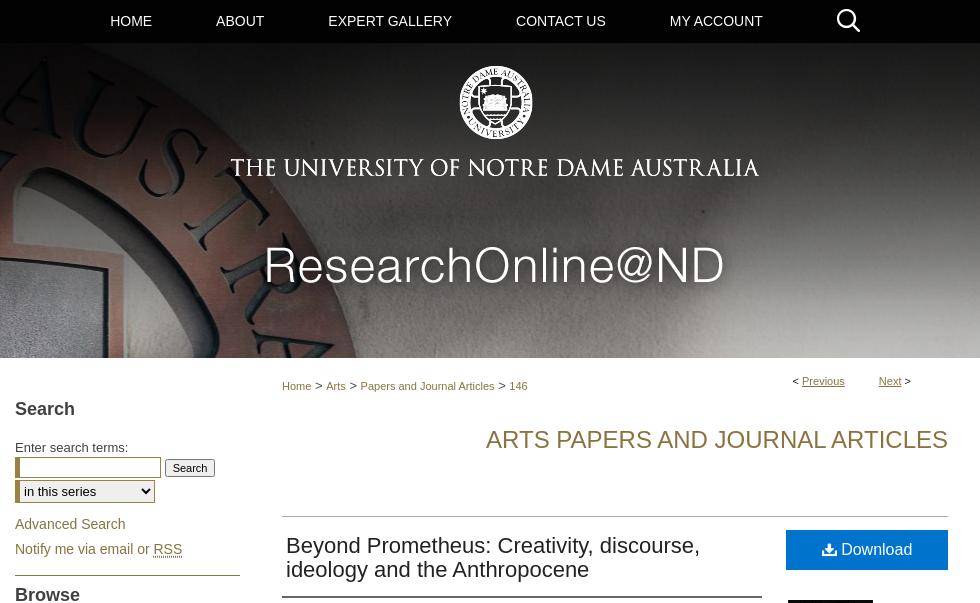 This screenshot has height=603, width=980. What do you see at coordinates (240, 20) in the screenshot?
I see `'About'` at bounding box center [240, 20].